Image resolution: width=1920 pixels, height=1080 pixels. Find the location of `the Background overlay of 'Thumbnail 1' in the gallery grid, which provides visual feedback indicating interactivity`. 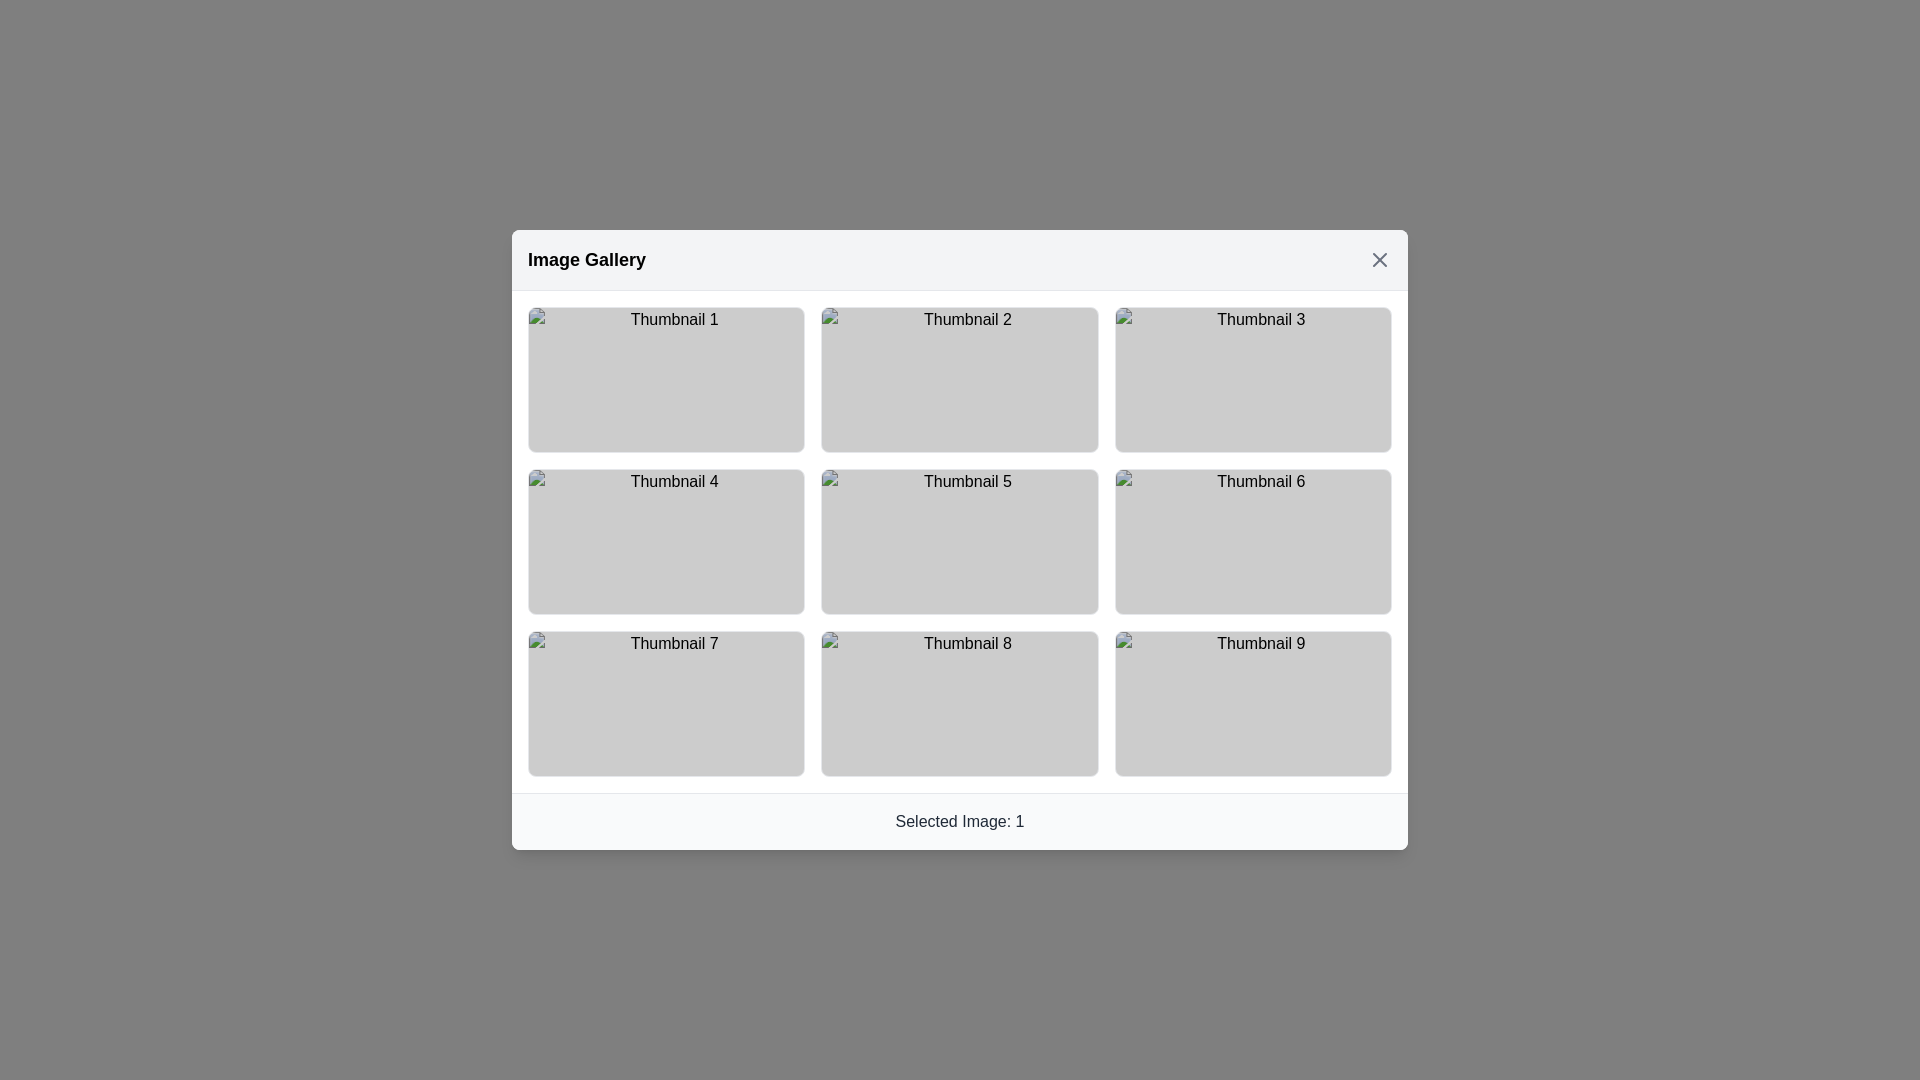

the Background overlay of 'Thumbnail 1' in the gallery grid, which provides visual feedback indicating interactivity is located at coordinates (666, 380).